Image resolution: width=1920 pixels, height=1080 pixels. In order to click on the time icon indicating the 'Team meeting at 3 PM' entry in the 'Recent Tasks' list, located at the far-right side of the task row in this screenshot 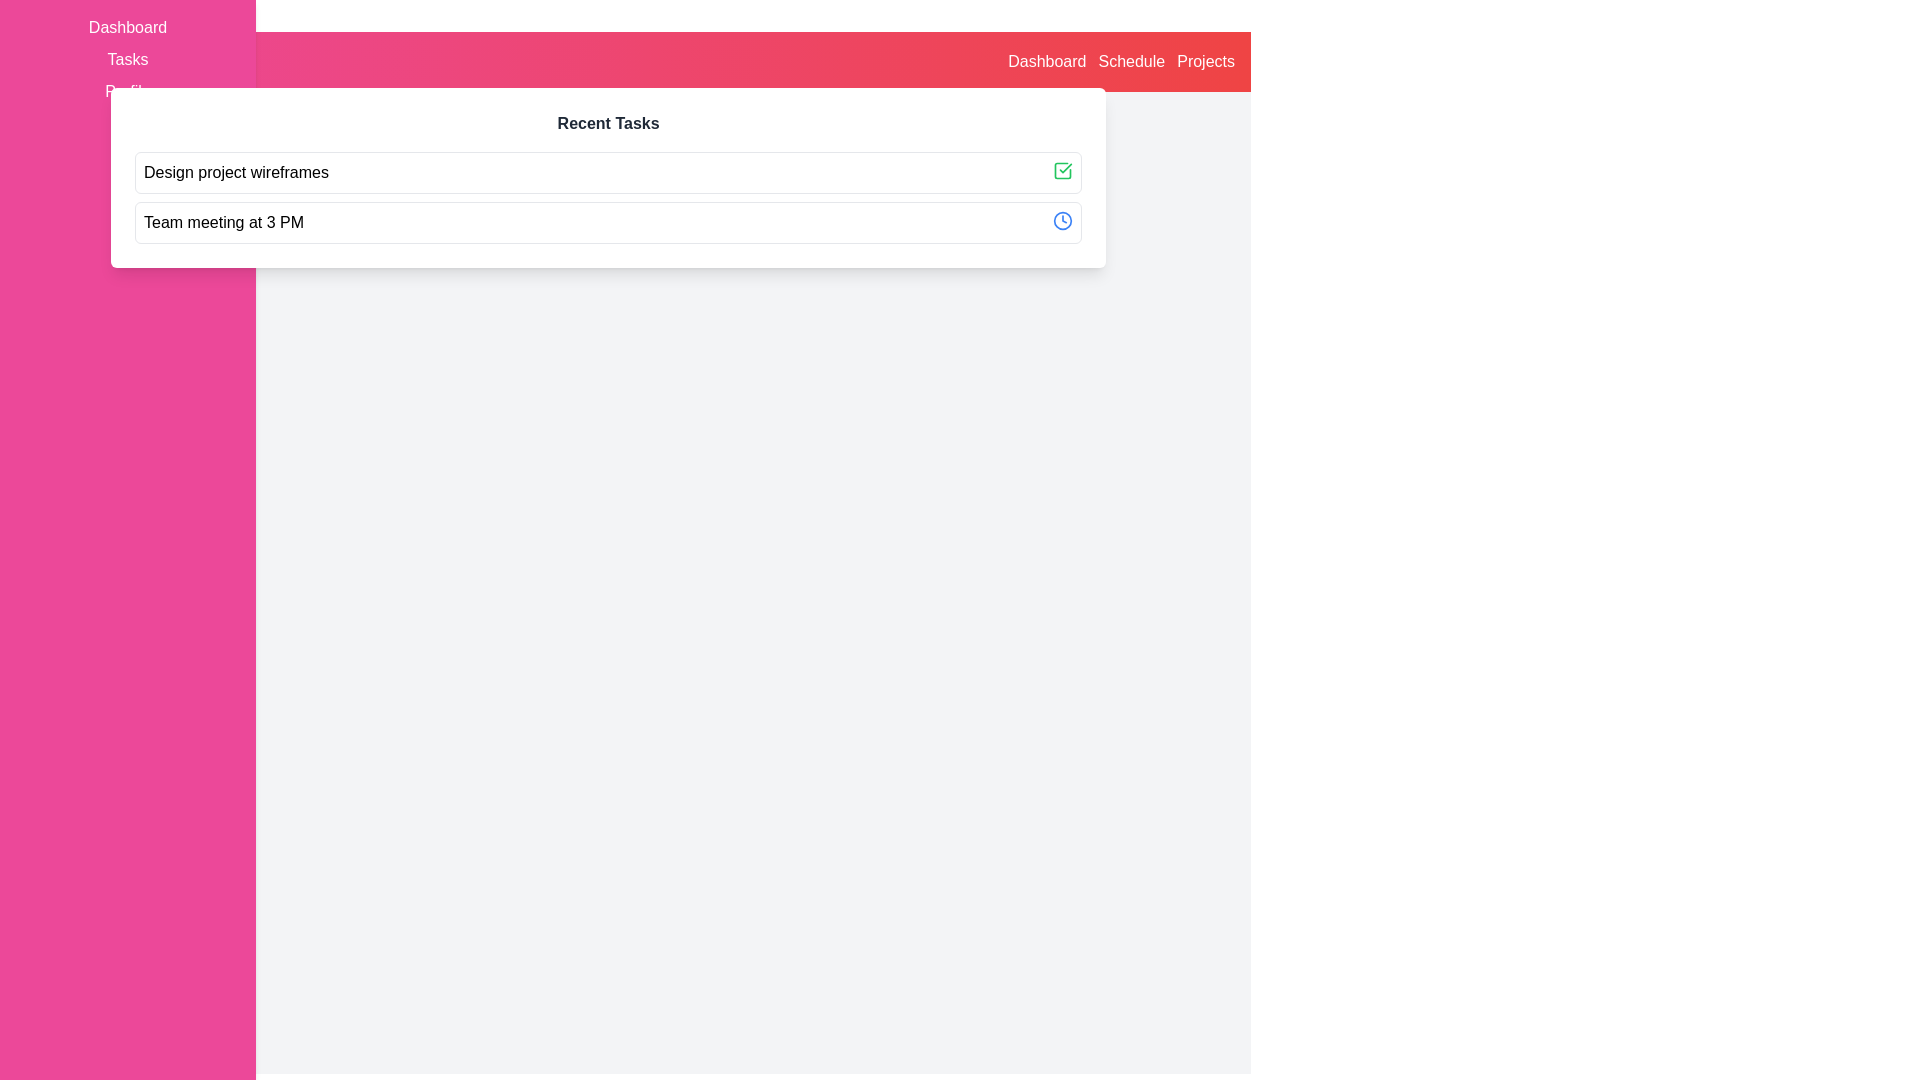, I will do `click(1062, 220)`.